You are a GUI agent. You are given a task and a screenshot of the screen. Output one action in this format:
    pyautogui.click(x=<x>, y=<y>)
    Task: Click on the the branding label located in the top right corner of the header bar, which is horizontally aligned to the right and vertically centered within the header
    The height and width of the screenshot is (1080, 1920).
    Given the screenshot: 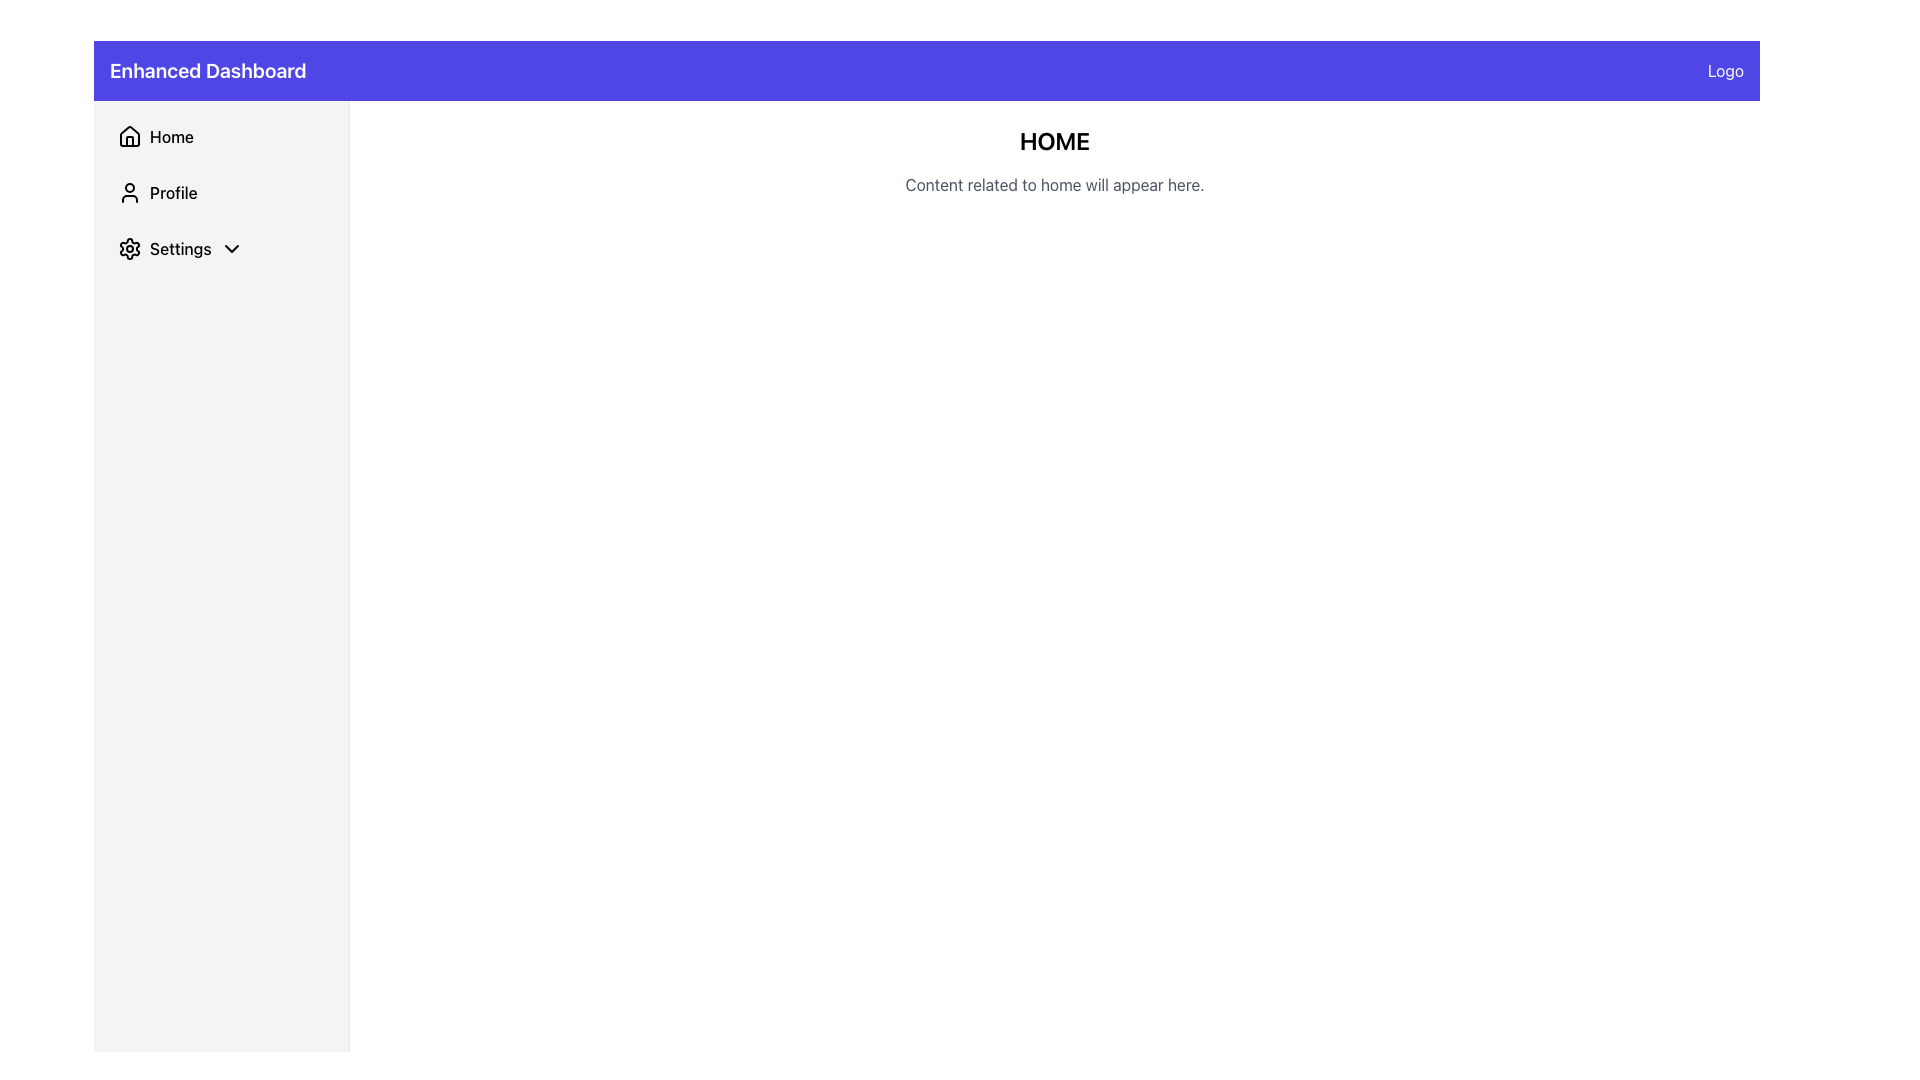 What is the action you would take?
    pyautogui.click(x=1724, y=69)
    